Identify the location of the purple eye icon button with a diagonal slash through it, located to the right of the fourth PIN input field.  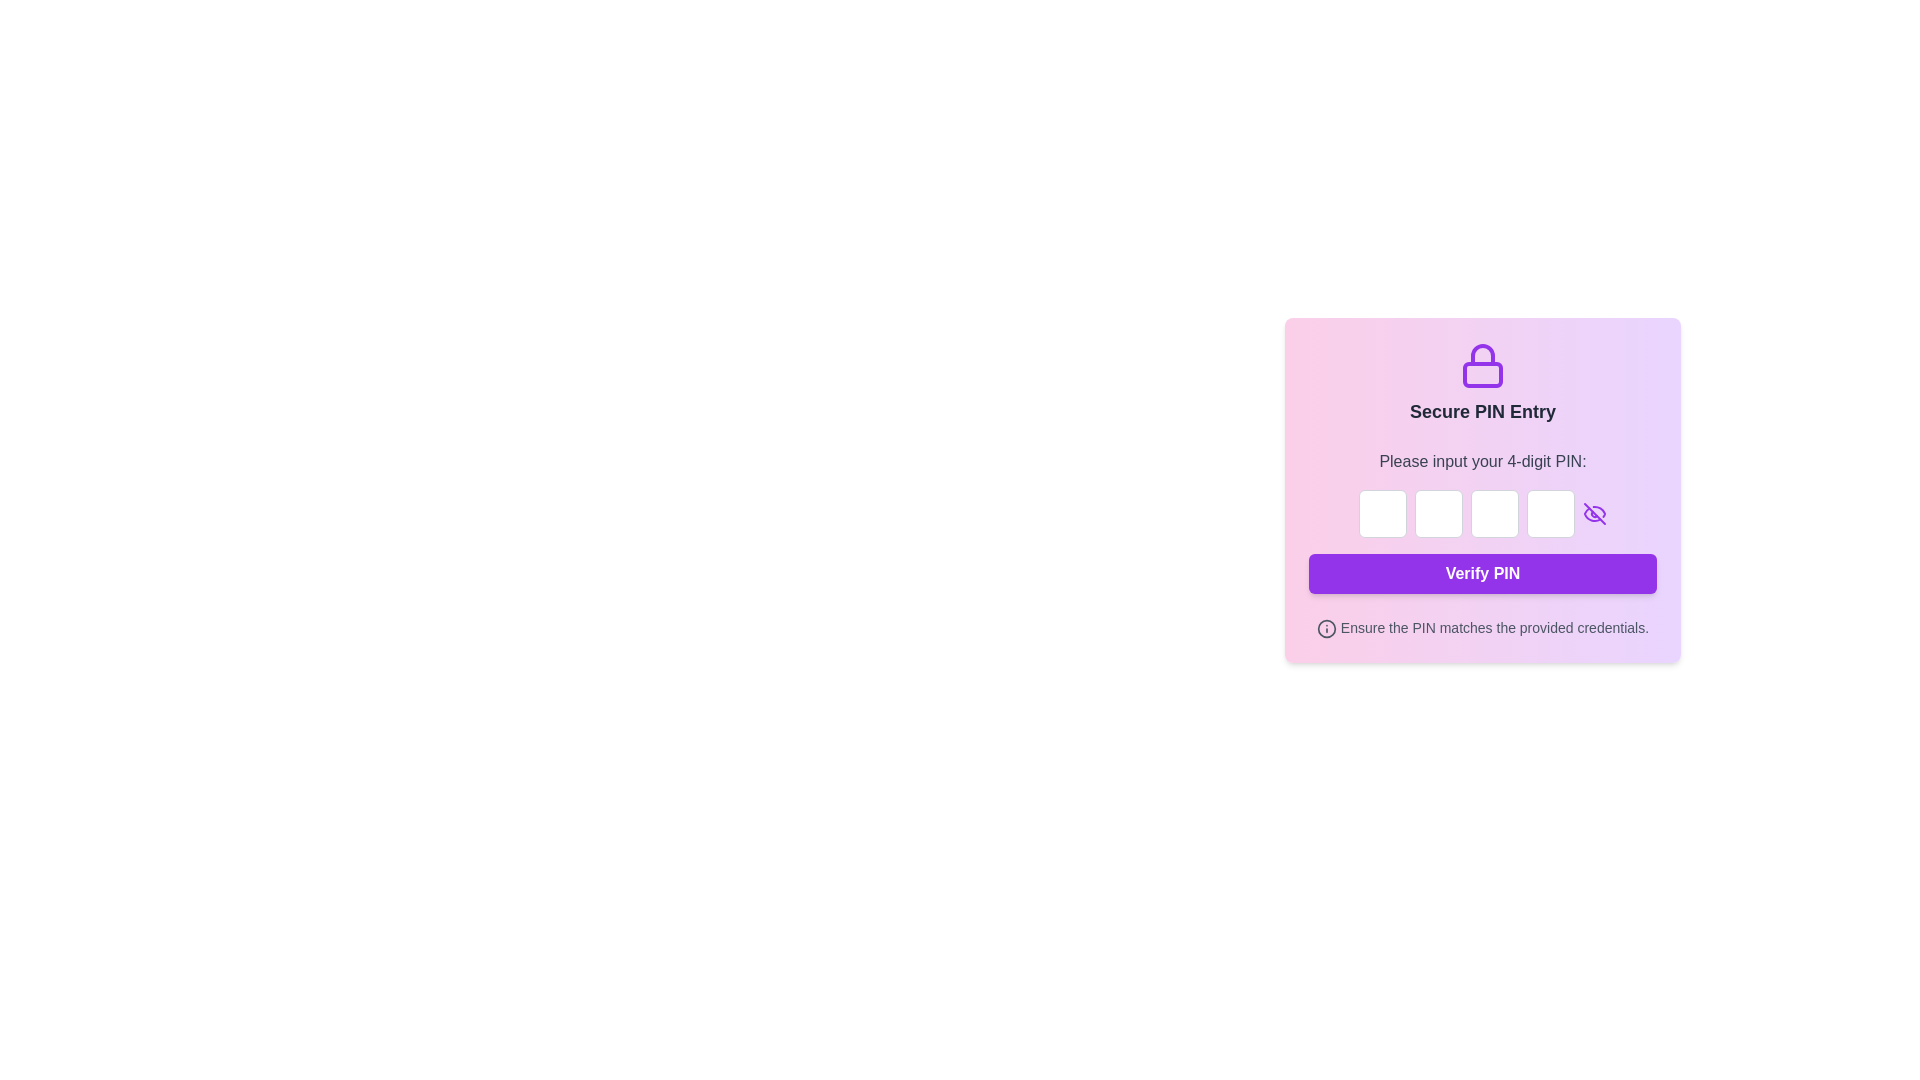
(1593, 512).